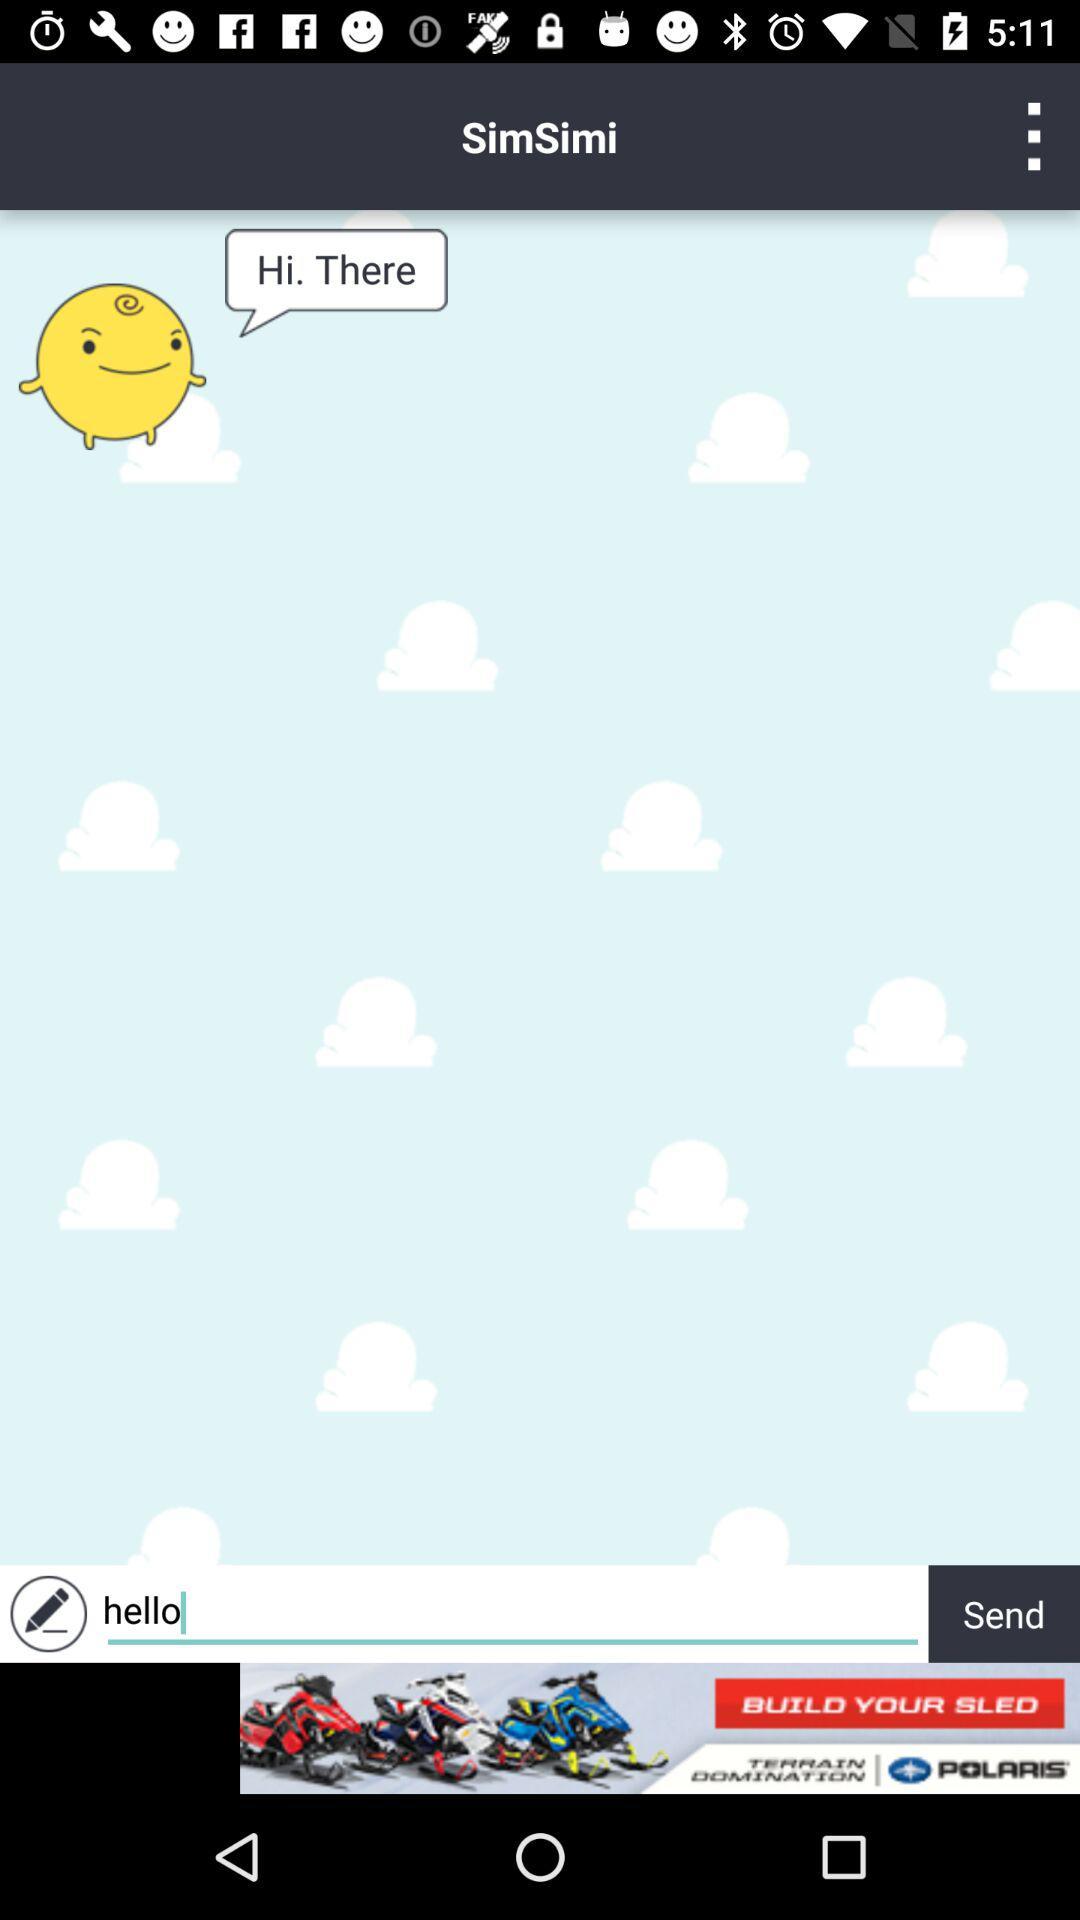 Image resolution: width=1080 pixels, height=1920 pixels. Describe the element at coordinates (1034, 135) in the screenshot. I see `icon` at that location.